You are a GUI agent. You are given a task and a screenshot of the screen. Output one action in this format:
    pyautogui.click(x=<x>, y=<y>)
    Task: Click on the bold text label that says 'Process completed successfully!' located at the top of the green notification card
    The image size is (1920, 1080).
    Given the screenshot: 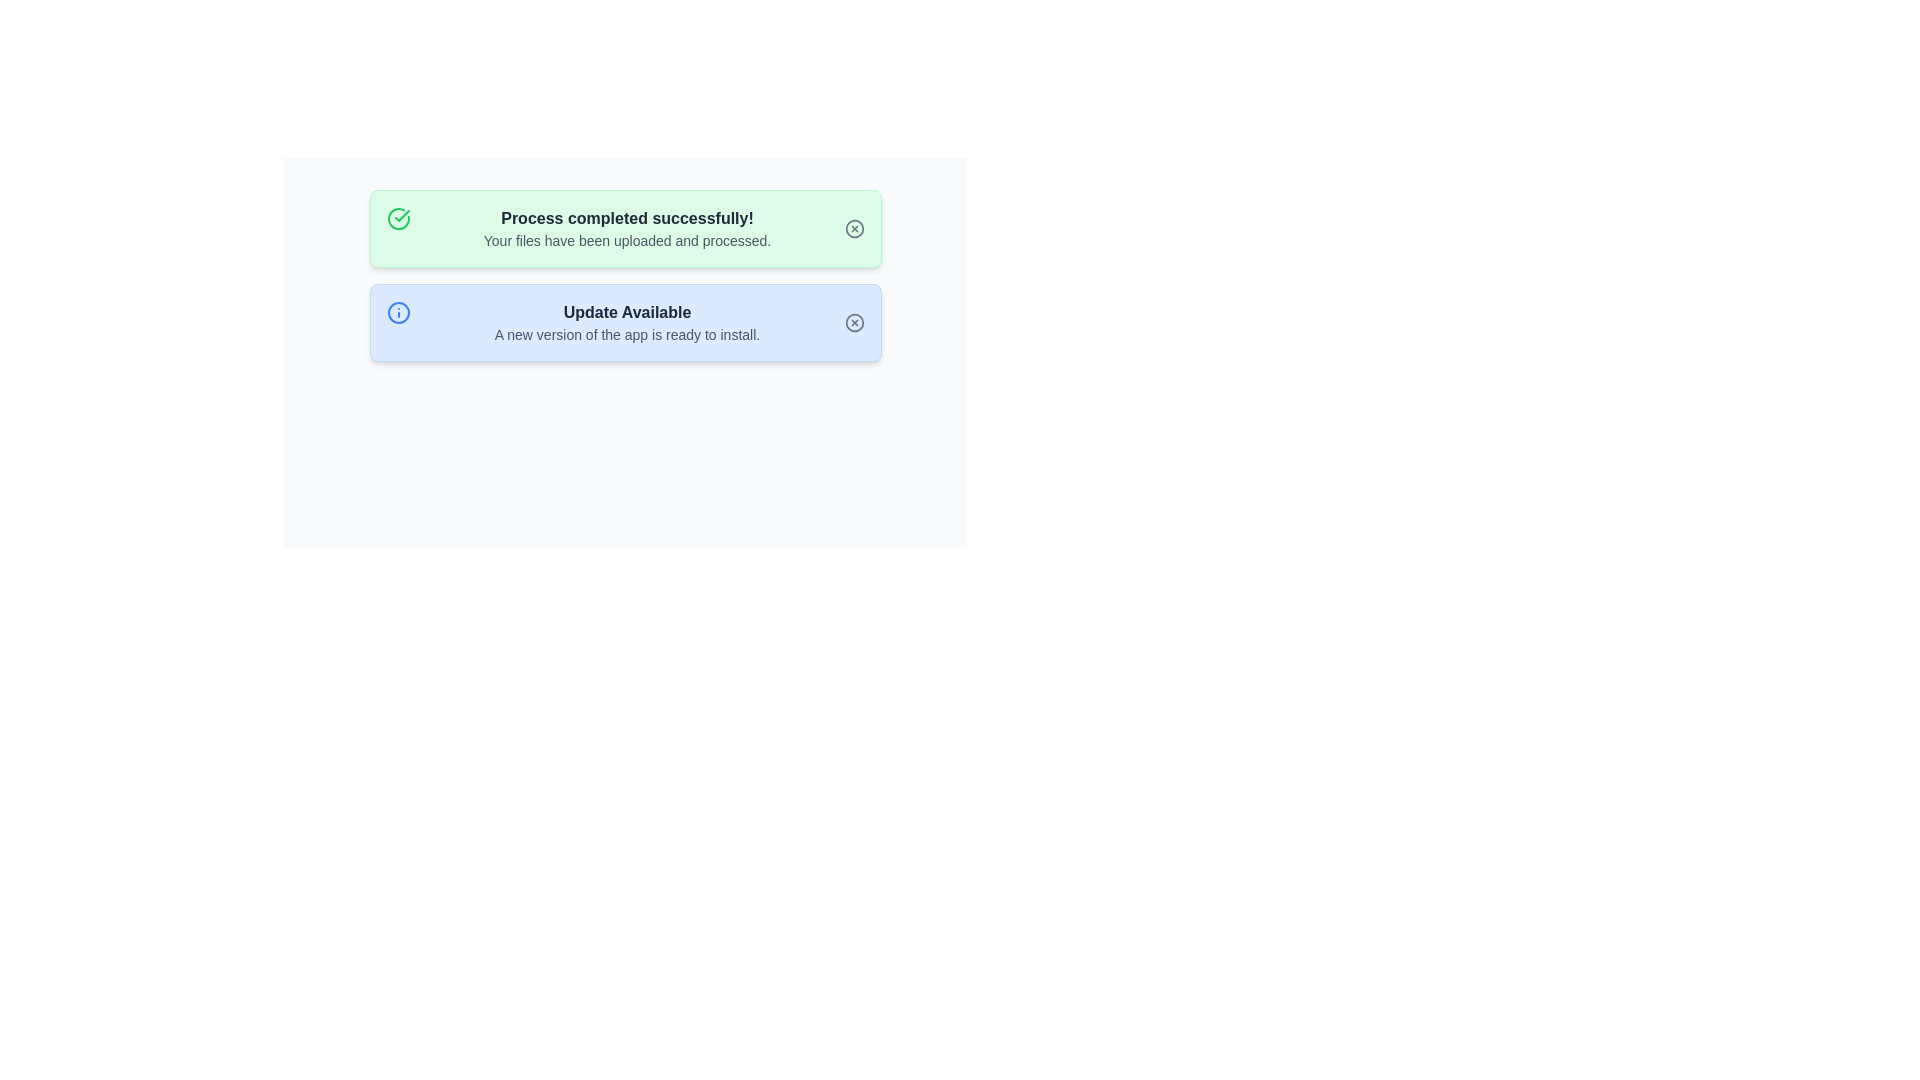 What is the action you would take?
    pyautogui.click(x=626, y=219)
    